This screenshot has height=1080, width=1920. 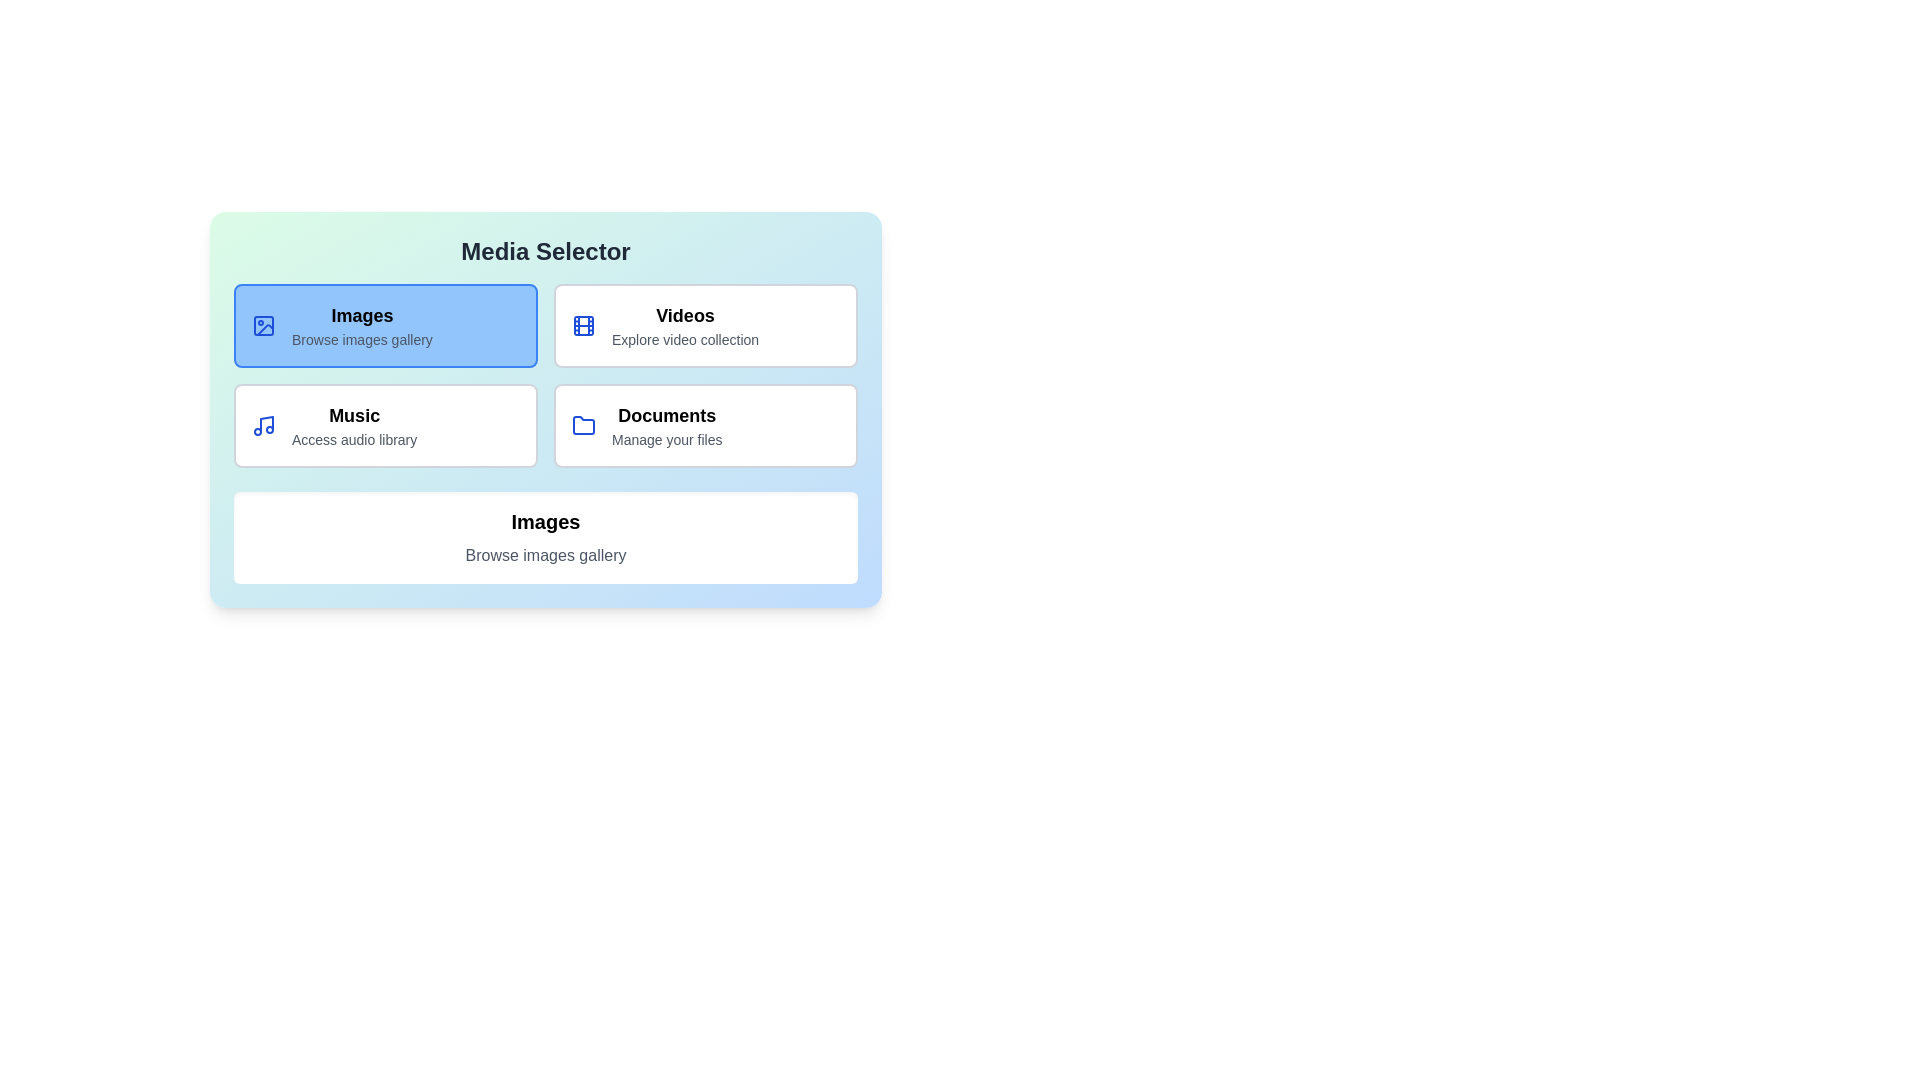 I want to click on the media card corresponding to Images, so click(x=385, y=325).